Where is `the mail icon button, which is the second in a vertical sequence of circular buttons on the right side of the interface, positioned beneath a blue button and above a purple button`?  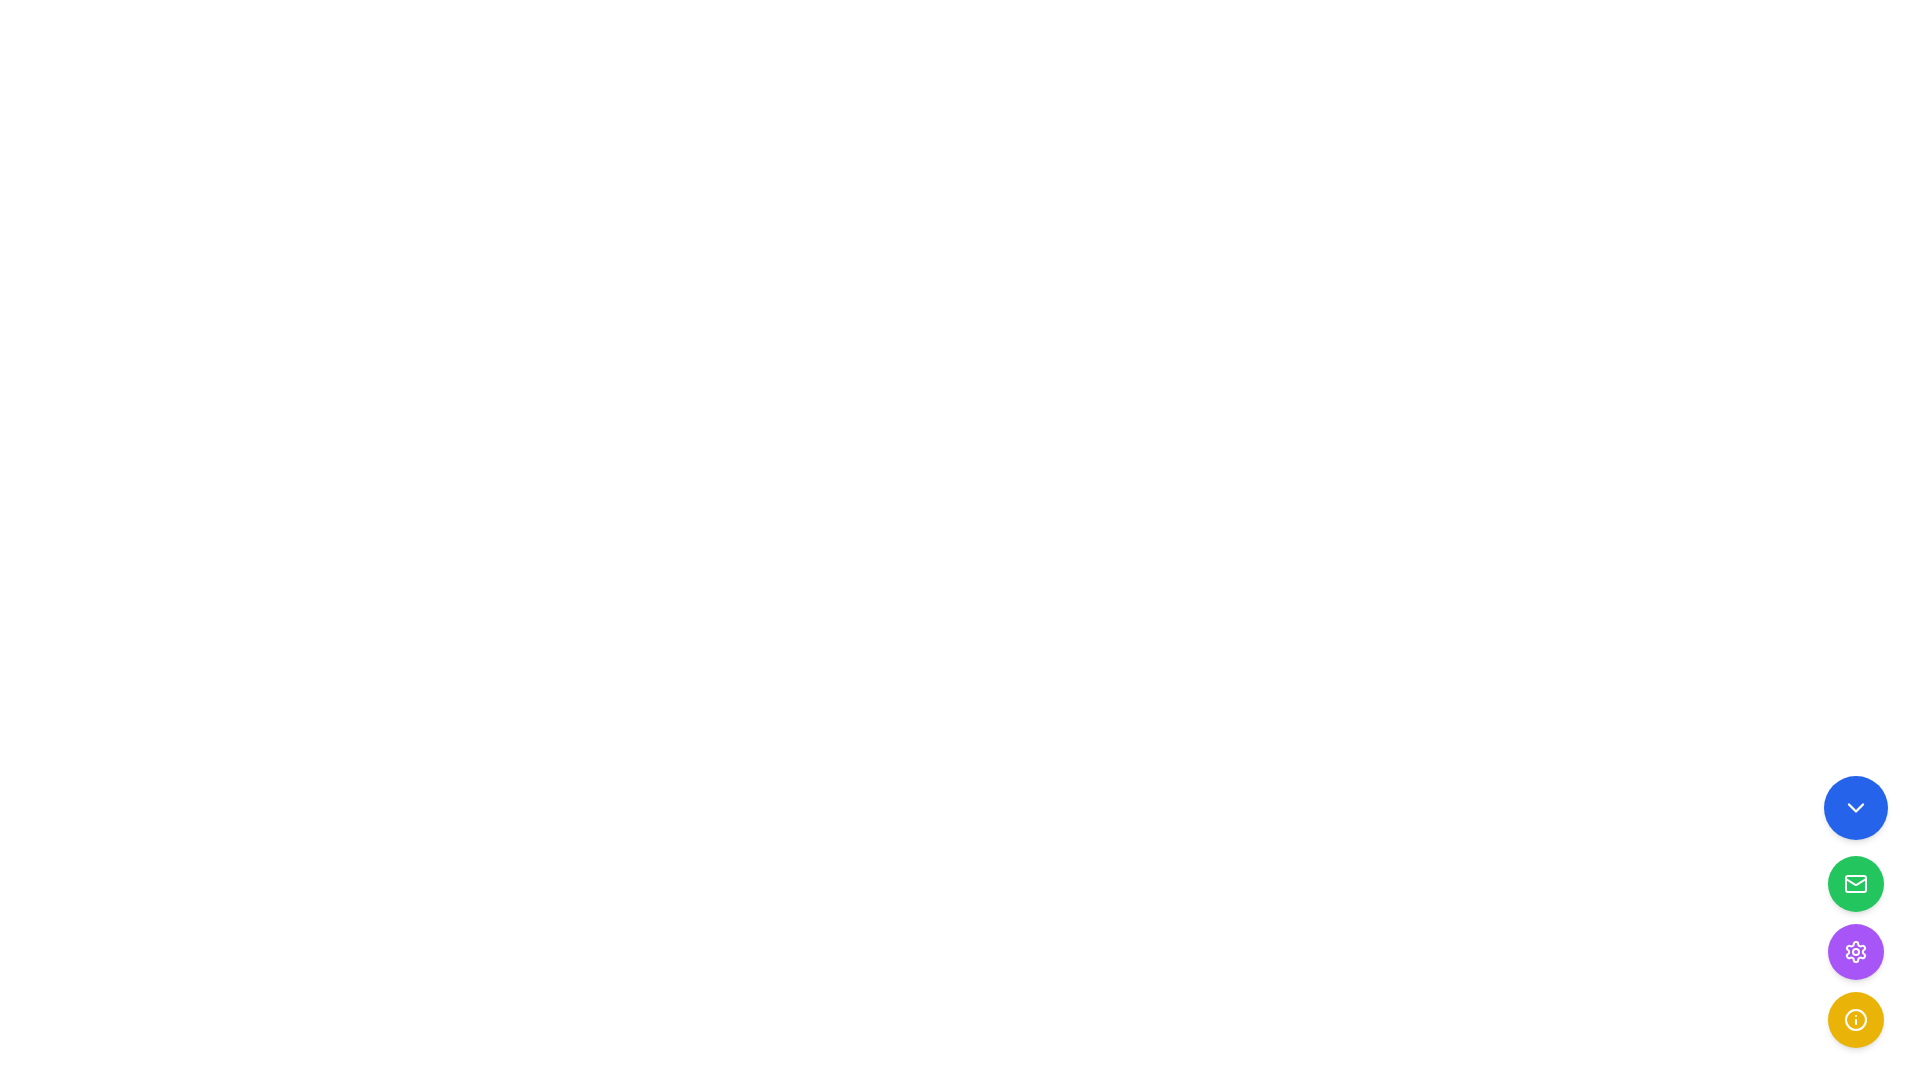
the mail icon button, which is the second in a vertical sequence of circular buttons on the right side of the interface, positioned beneath a blue button and above a purple button is located at coordinates (1855, 882).